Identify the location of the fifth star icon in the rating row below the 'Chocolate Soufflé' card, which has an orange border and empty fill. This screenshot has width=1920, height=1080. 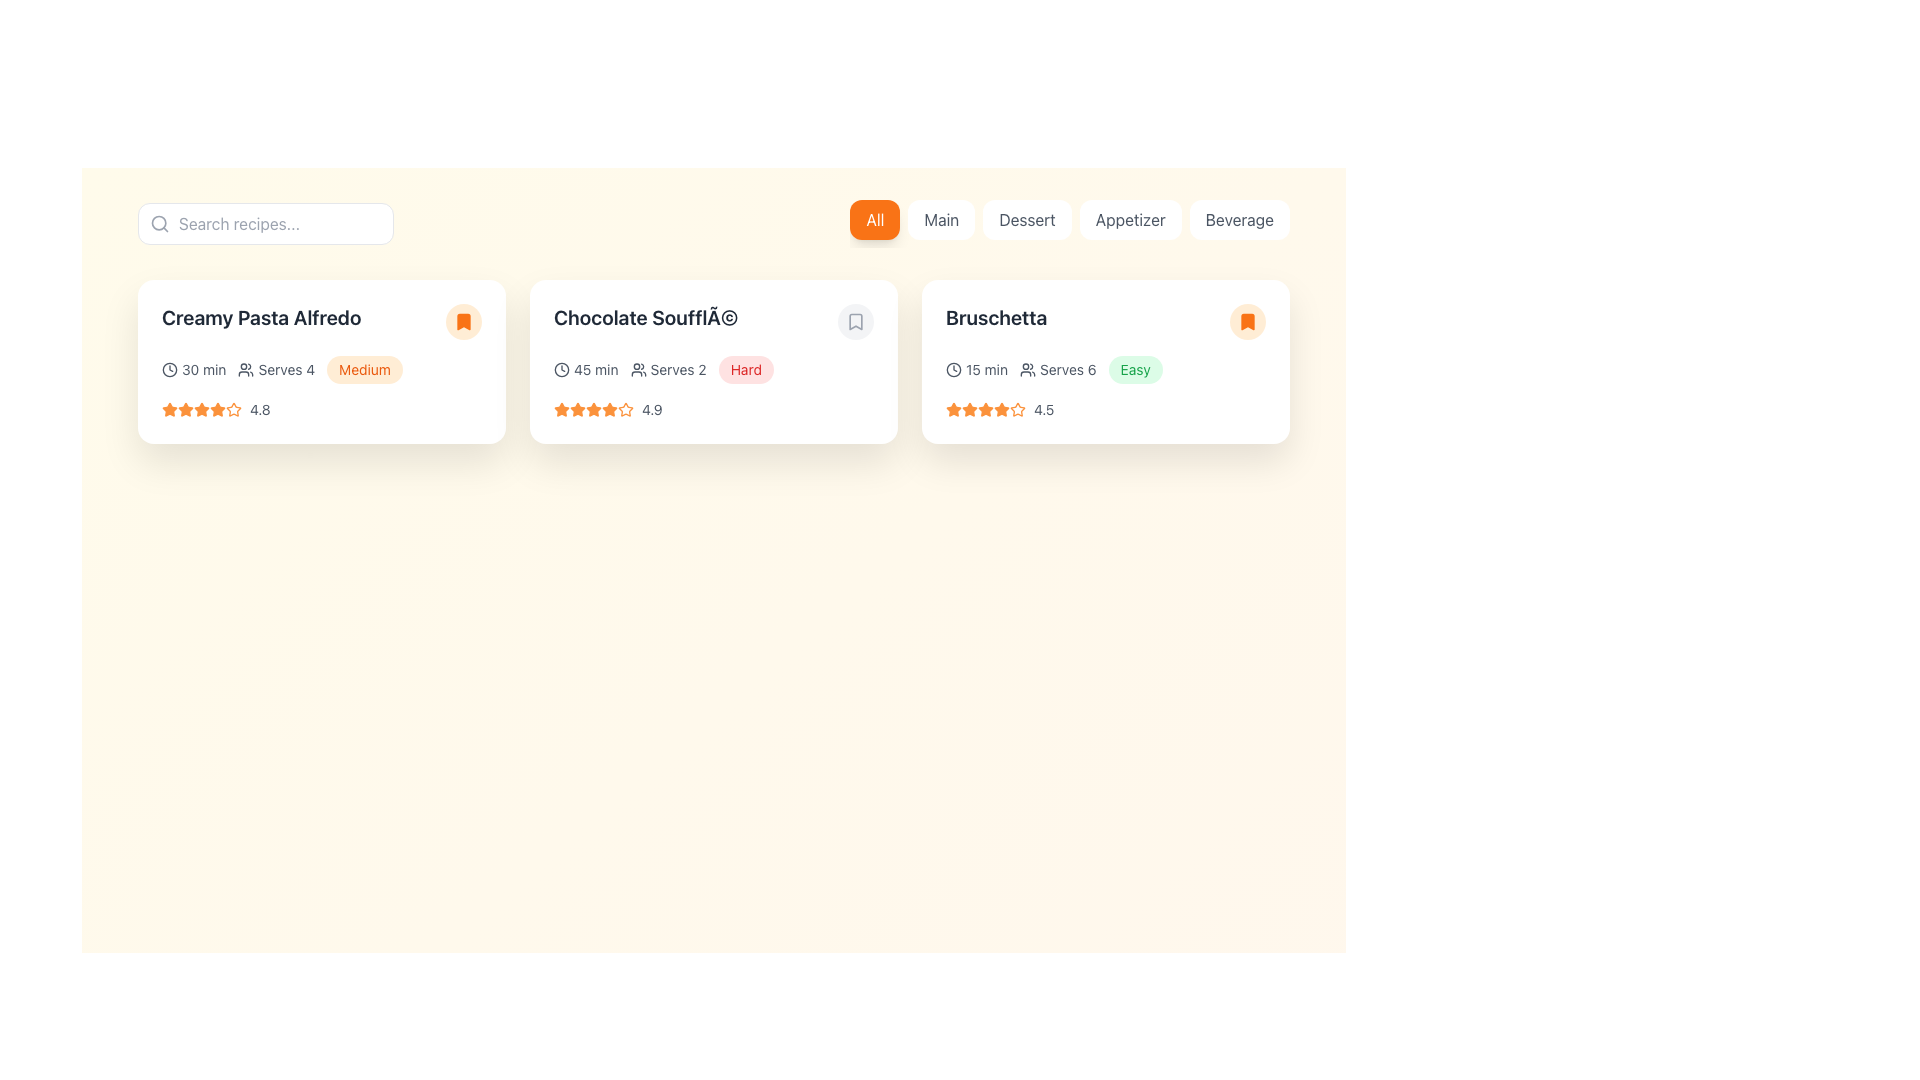
(624, 408).